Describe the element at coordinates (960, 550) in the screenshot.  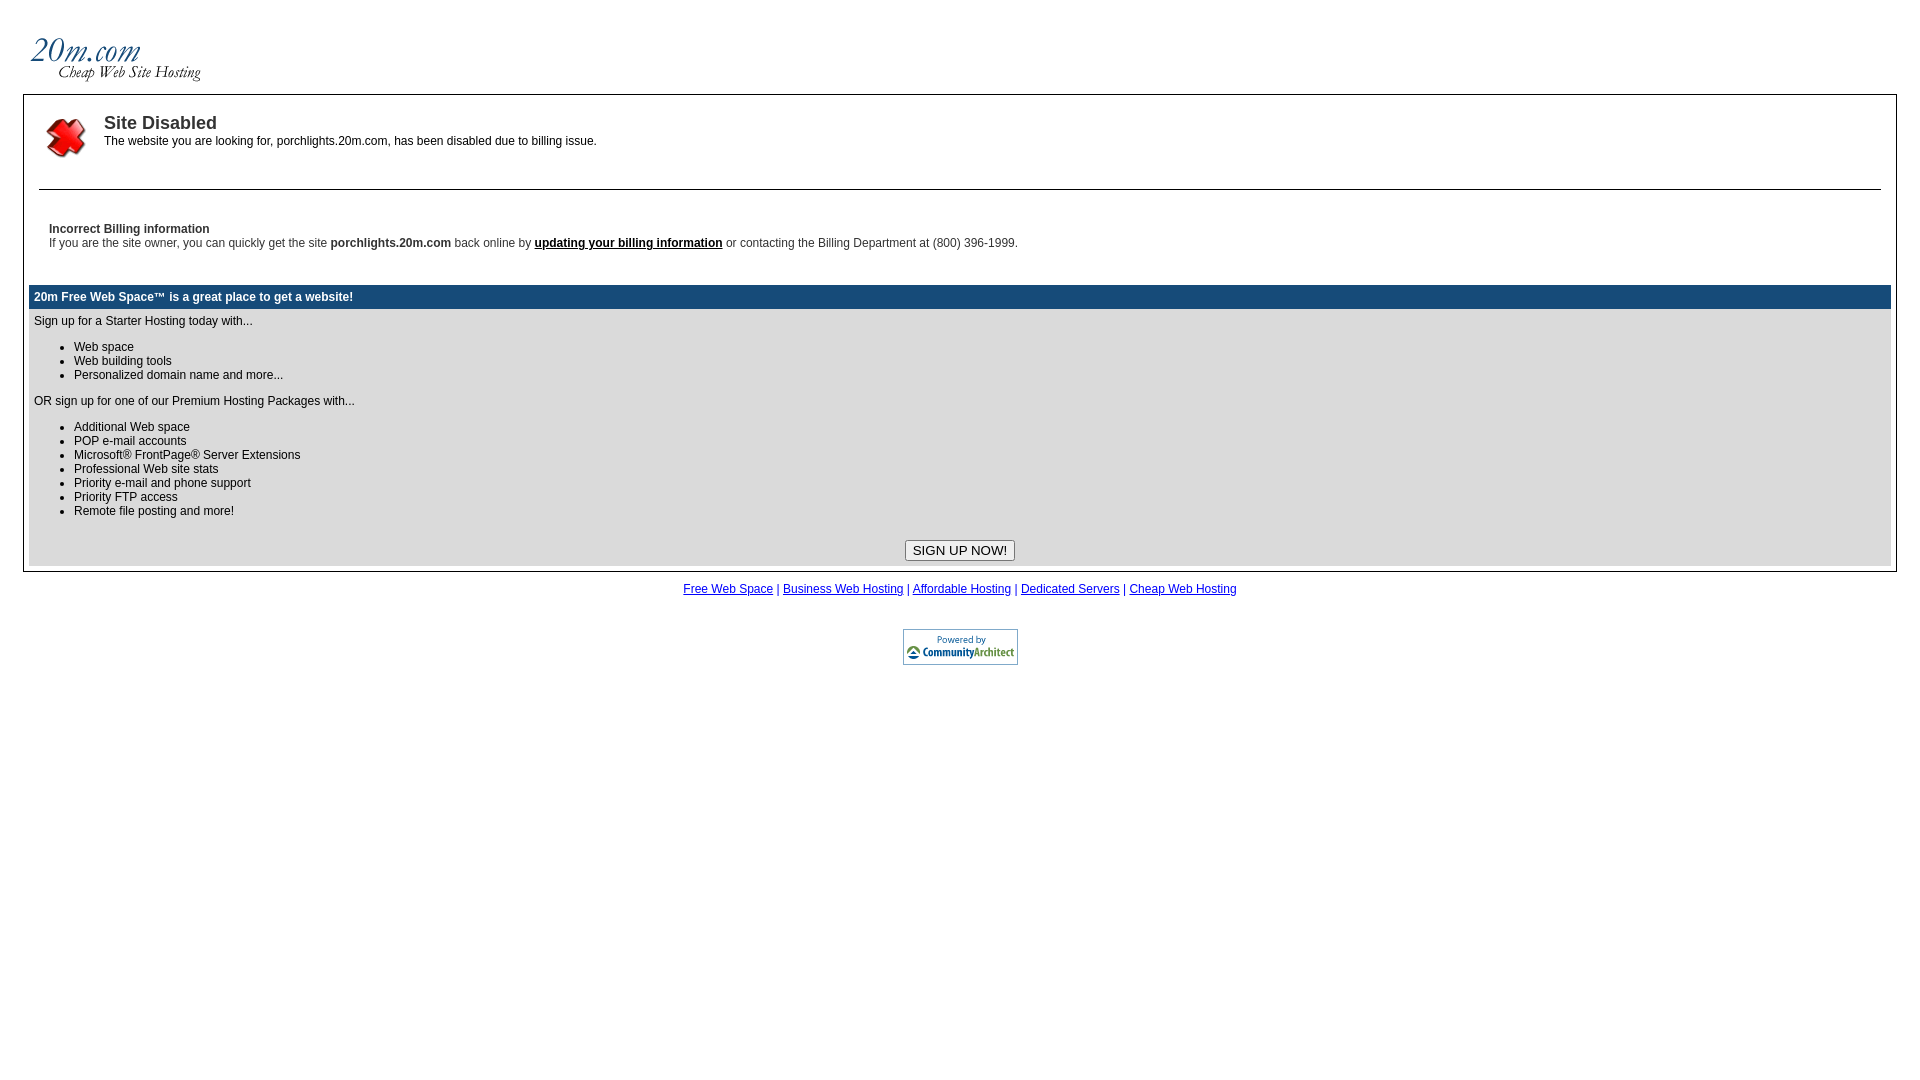
I see `'SIGN UP NOW!'` at that location.